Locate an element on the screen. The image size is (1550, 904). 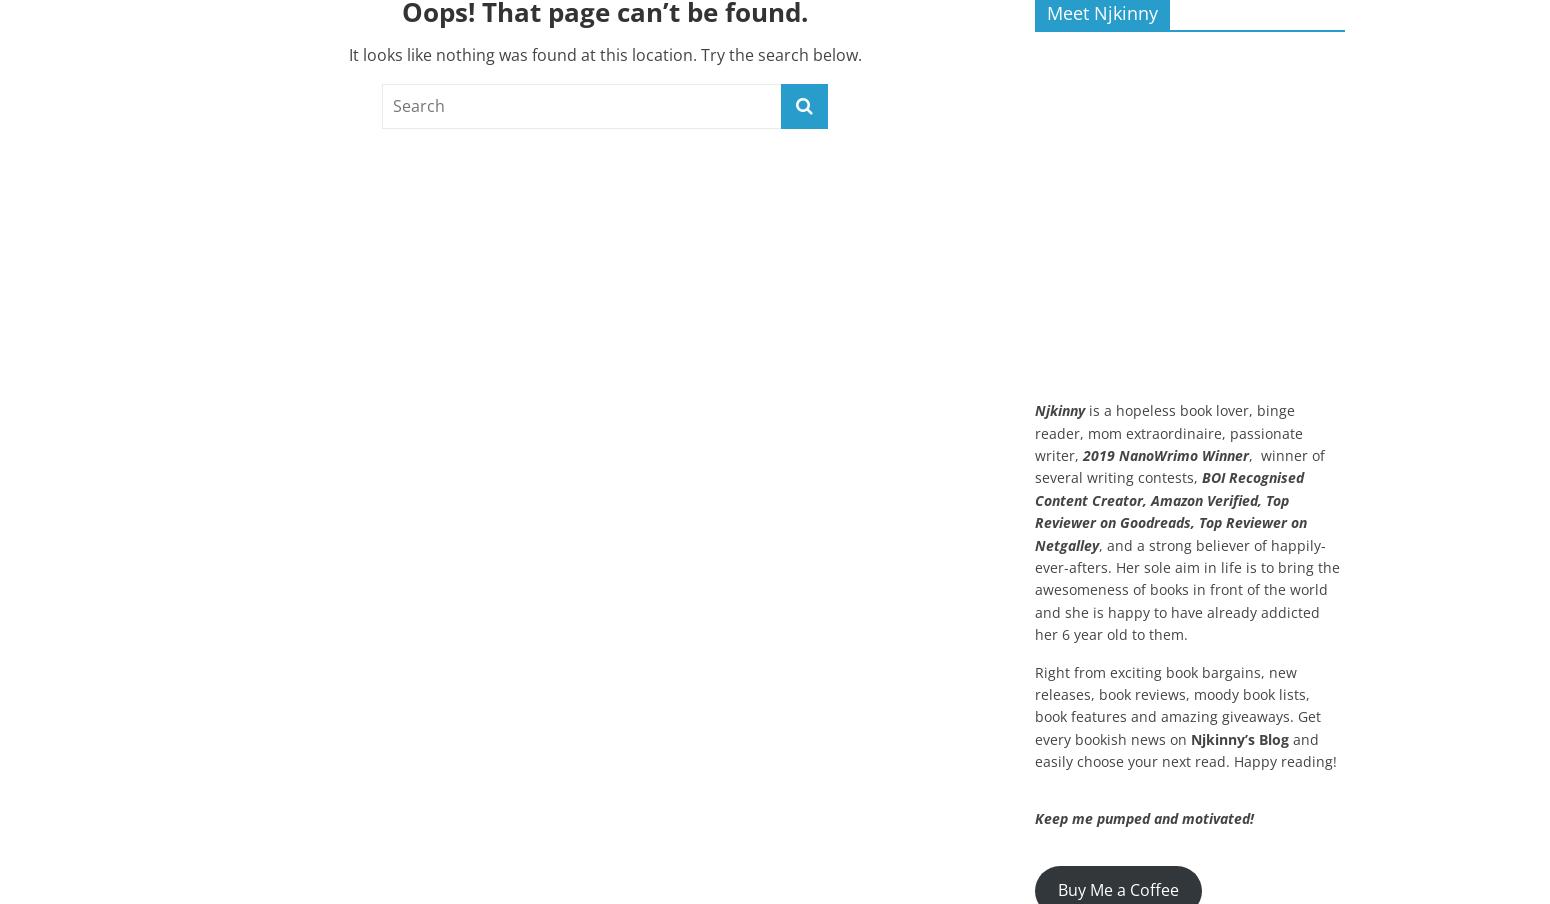
'Njkinny’s Blog' is located at coordinates (1240, 738).